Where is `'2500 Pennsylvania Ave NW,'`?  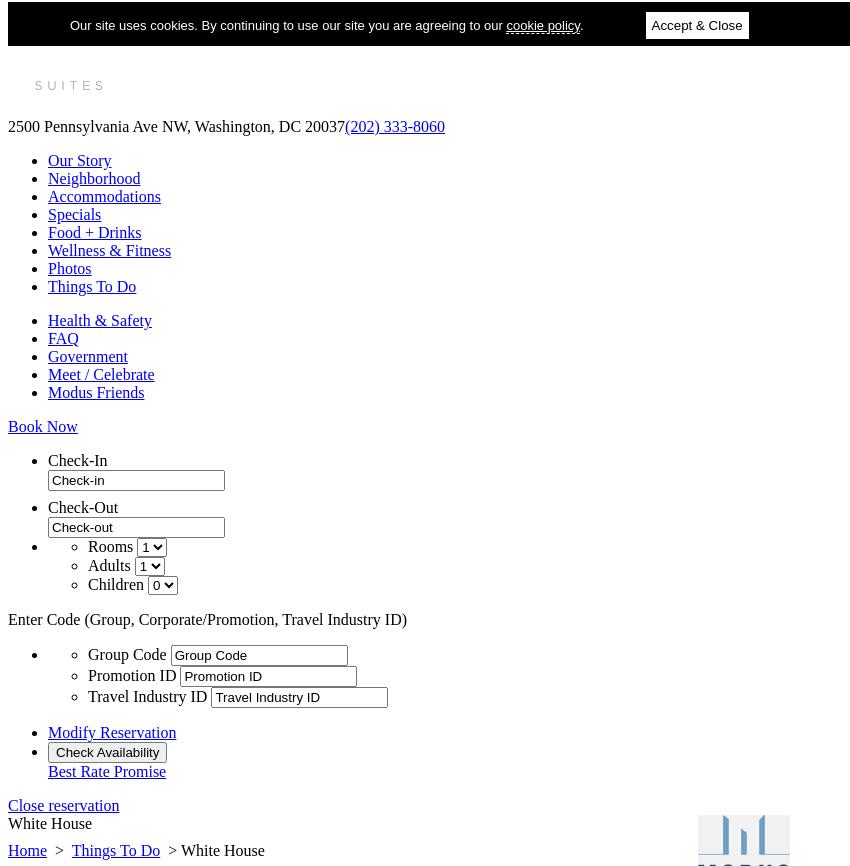 '2500 Pennsylvania Ave NW,' is located at coordinates (6, 126).